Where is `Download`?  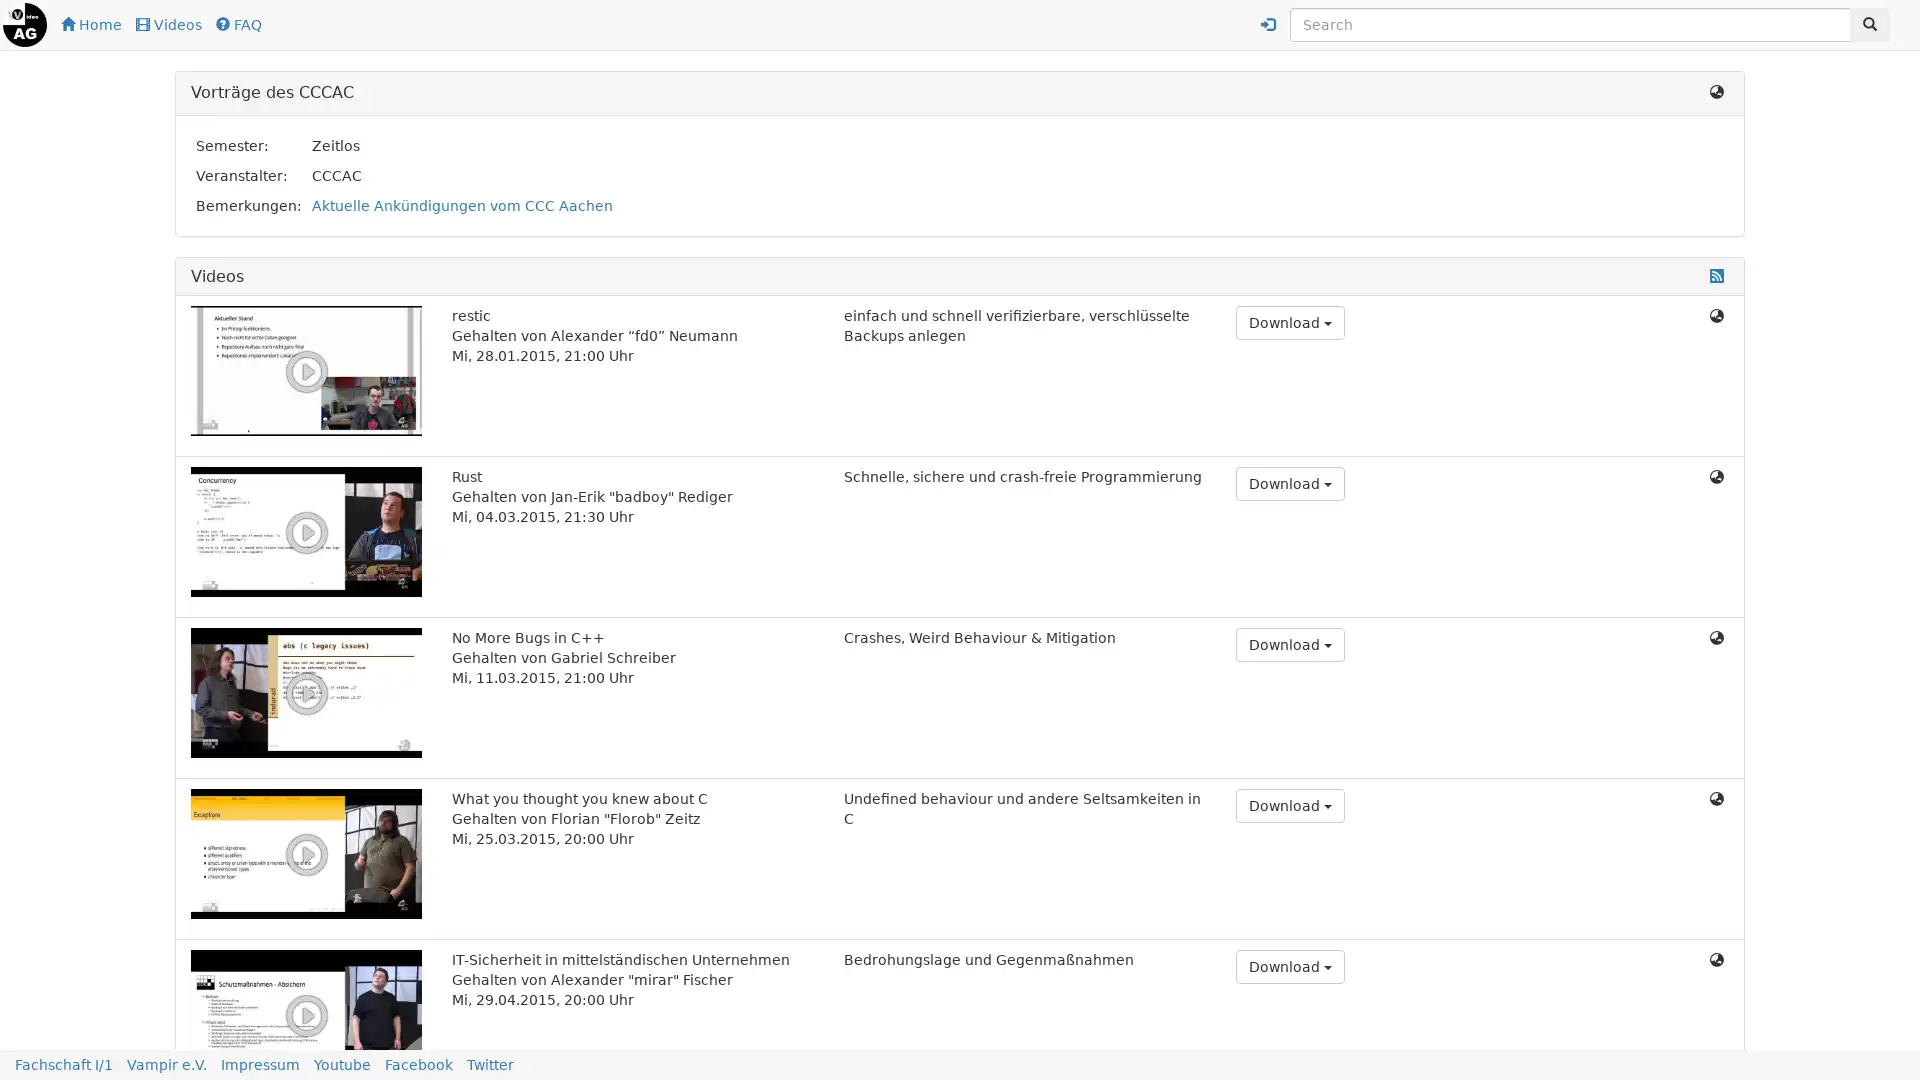
Download is located at coordinates (1290, 966).